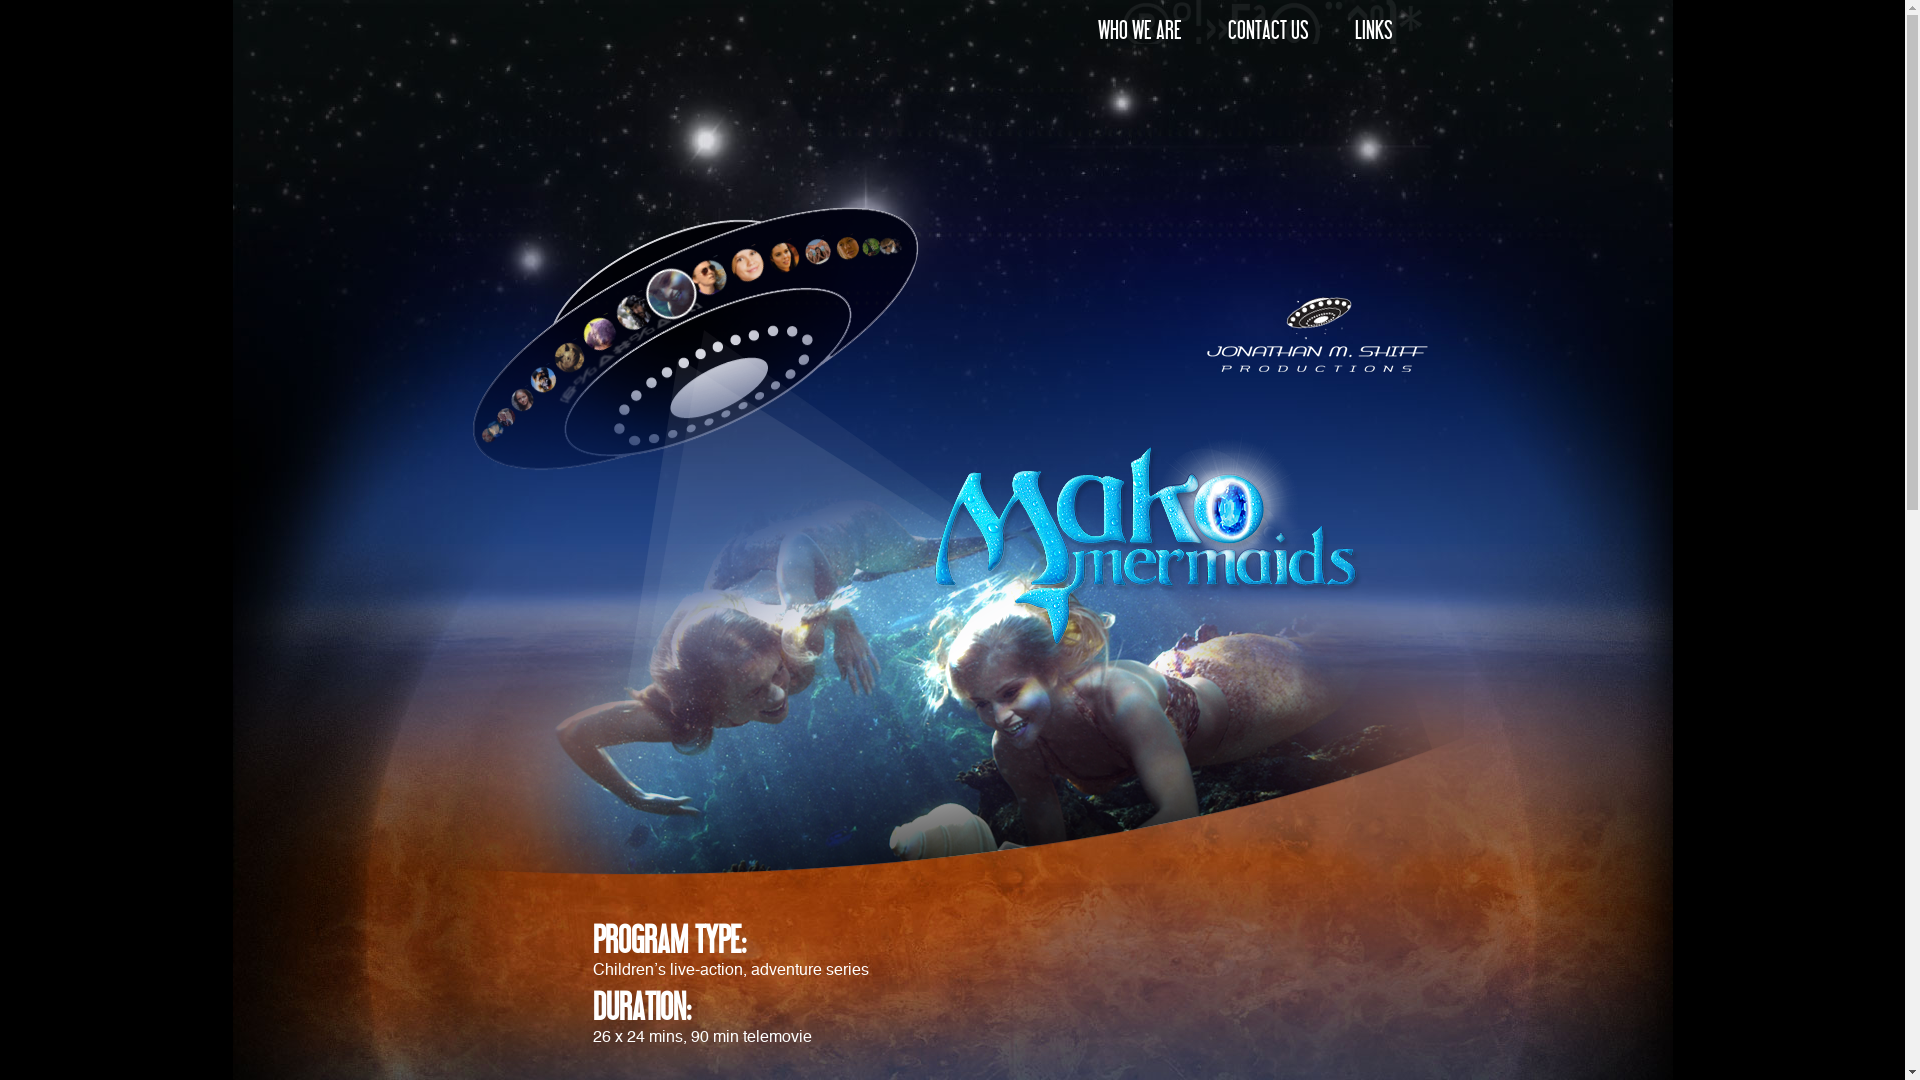  Describe the element at coordinates (868, 249) in the screenshot. I see `'Wicked Science'` at that location.